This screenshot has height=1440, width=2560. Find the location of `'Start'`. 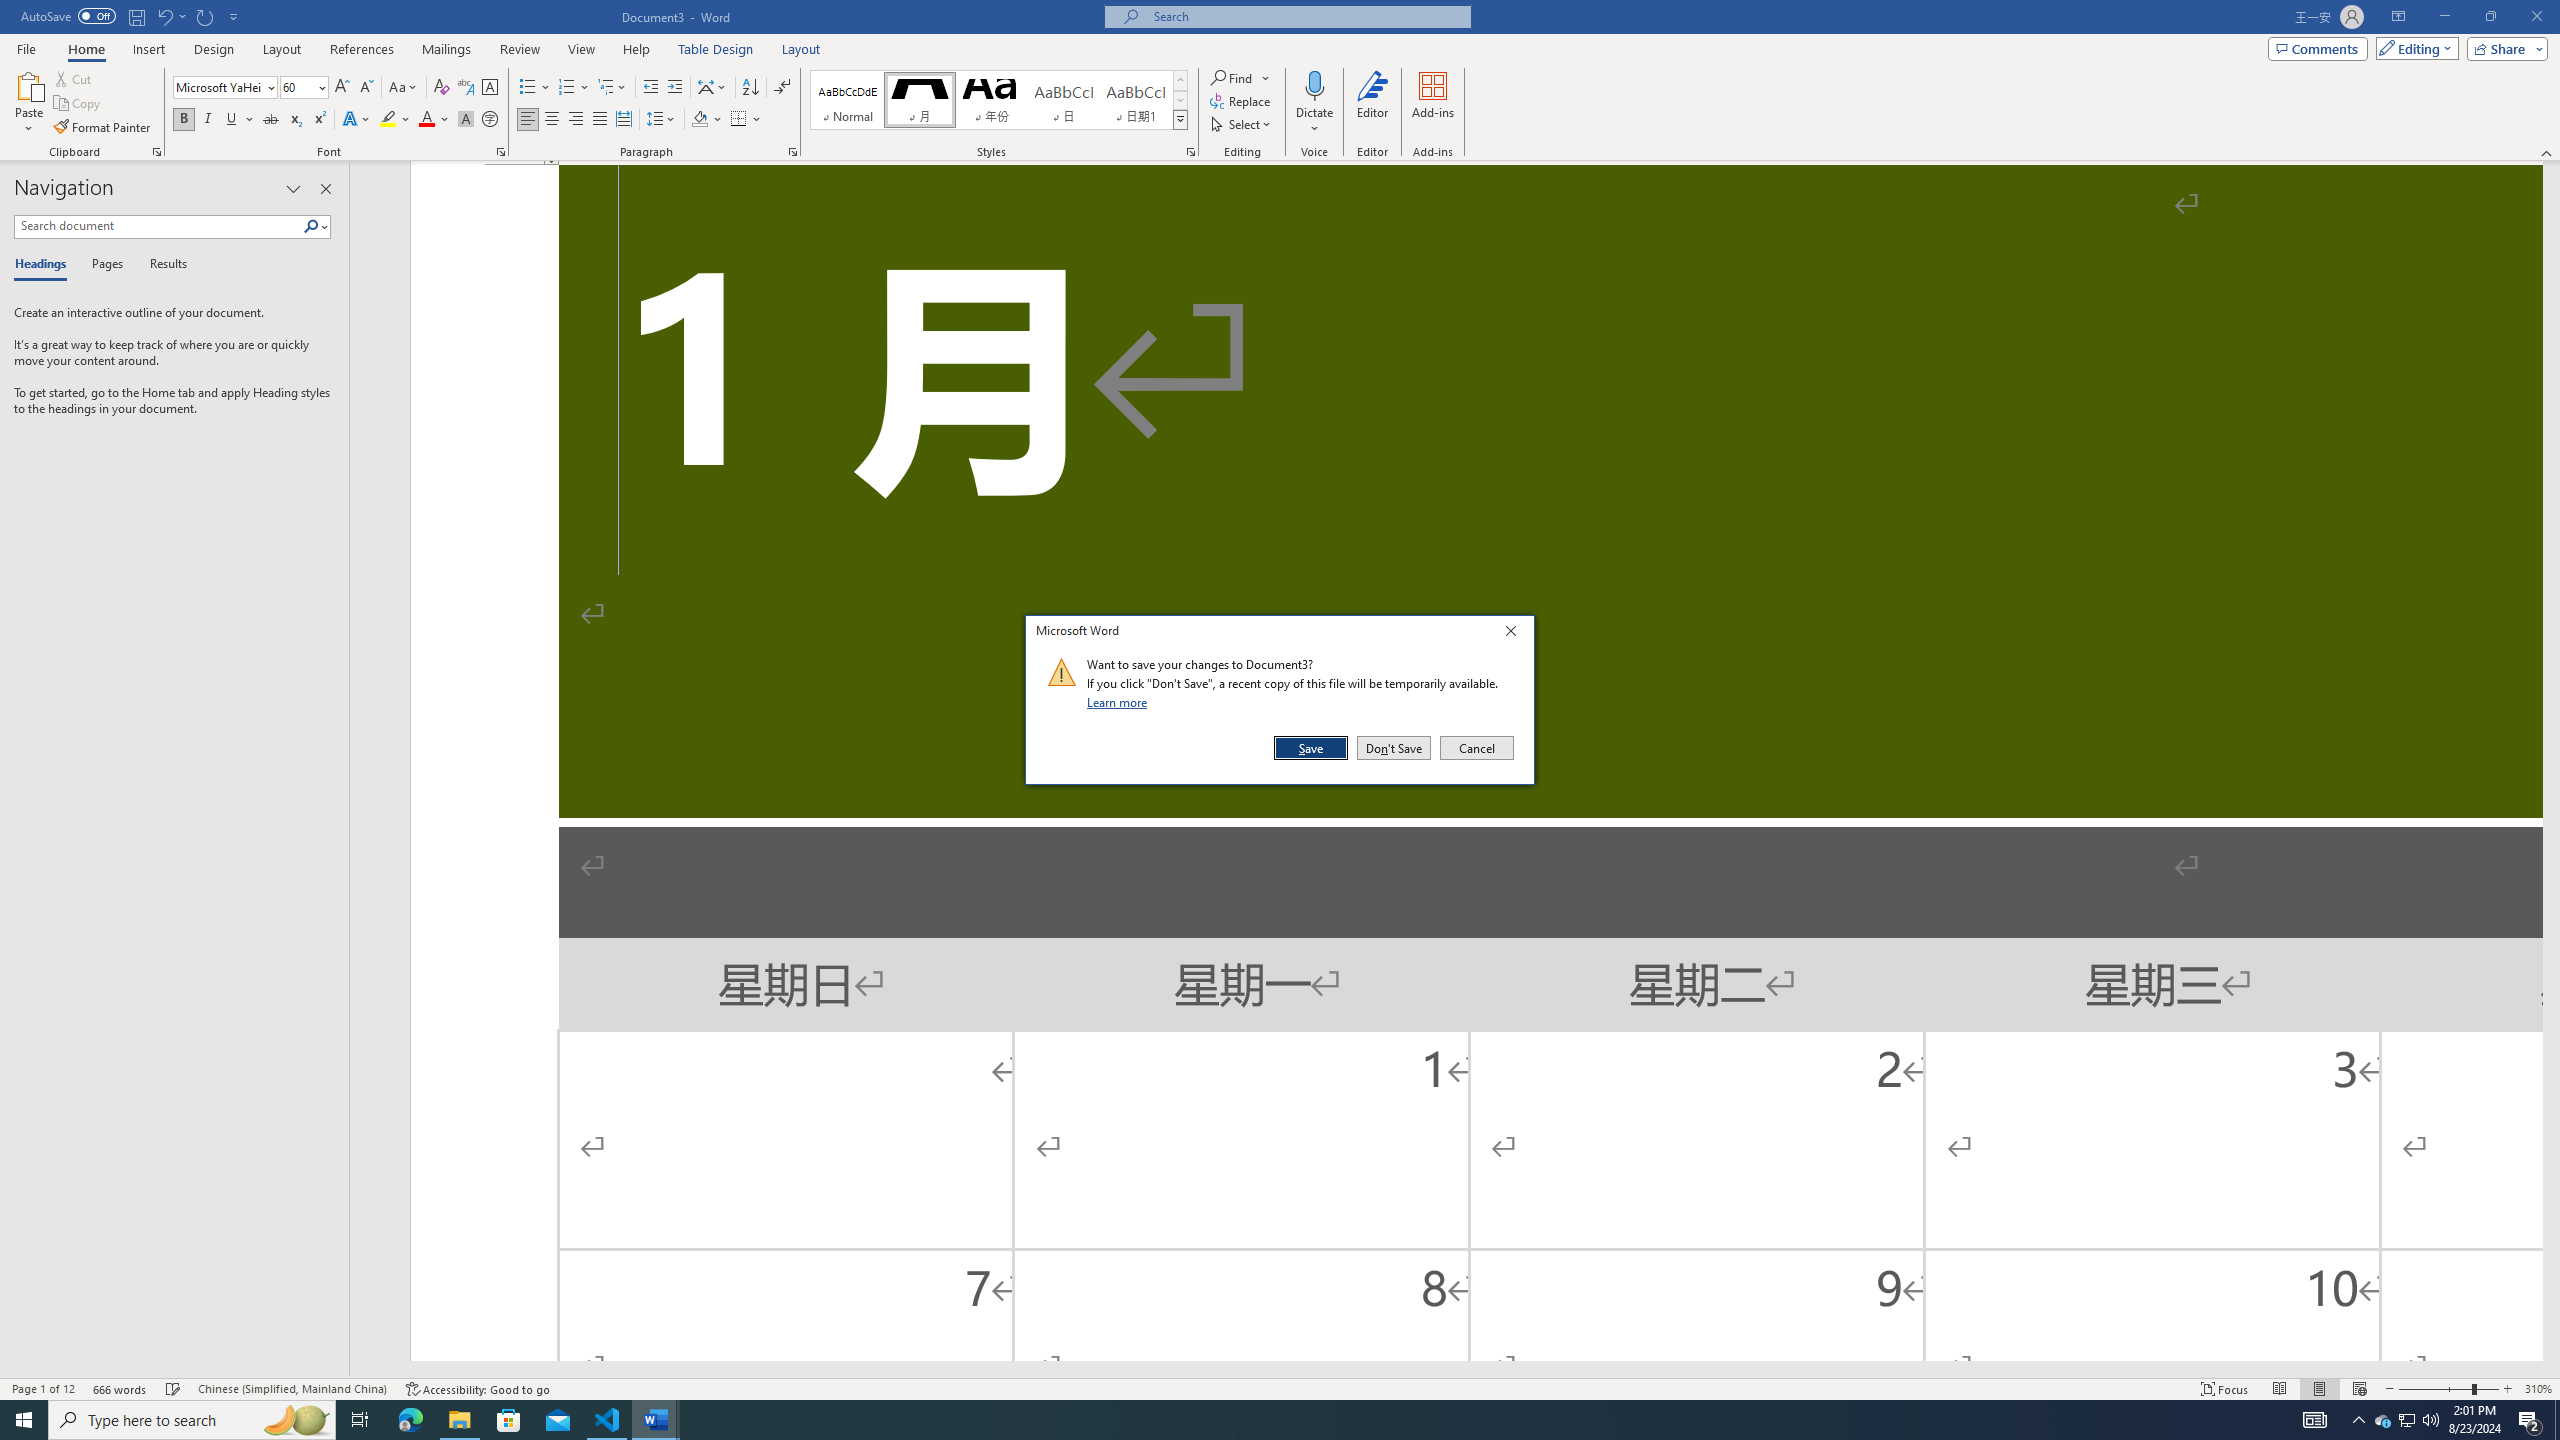

'Start' is located at coordinates (24, 1418).